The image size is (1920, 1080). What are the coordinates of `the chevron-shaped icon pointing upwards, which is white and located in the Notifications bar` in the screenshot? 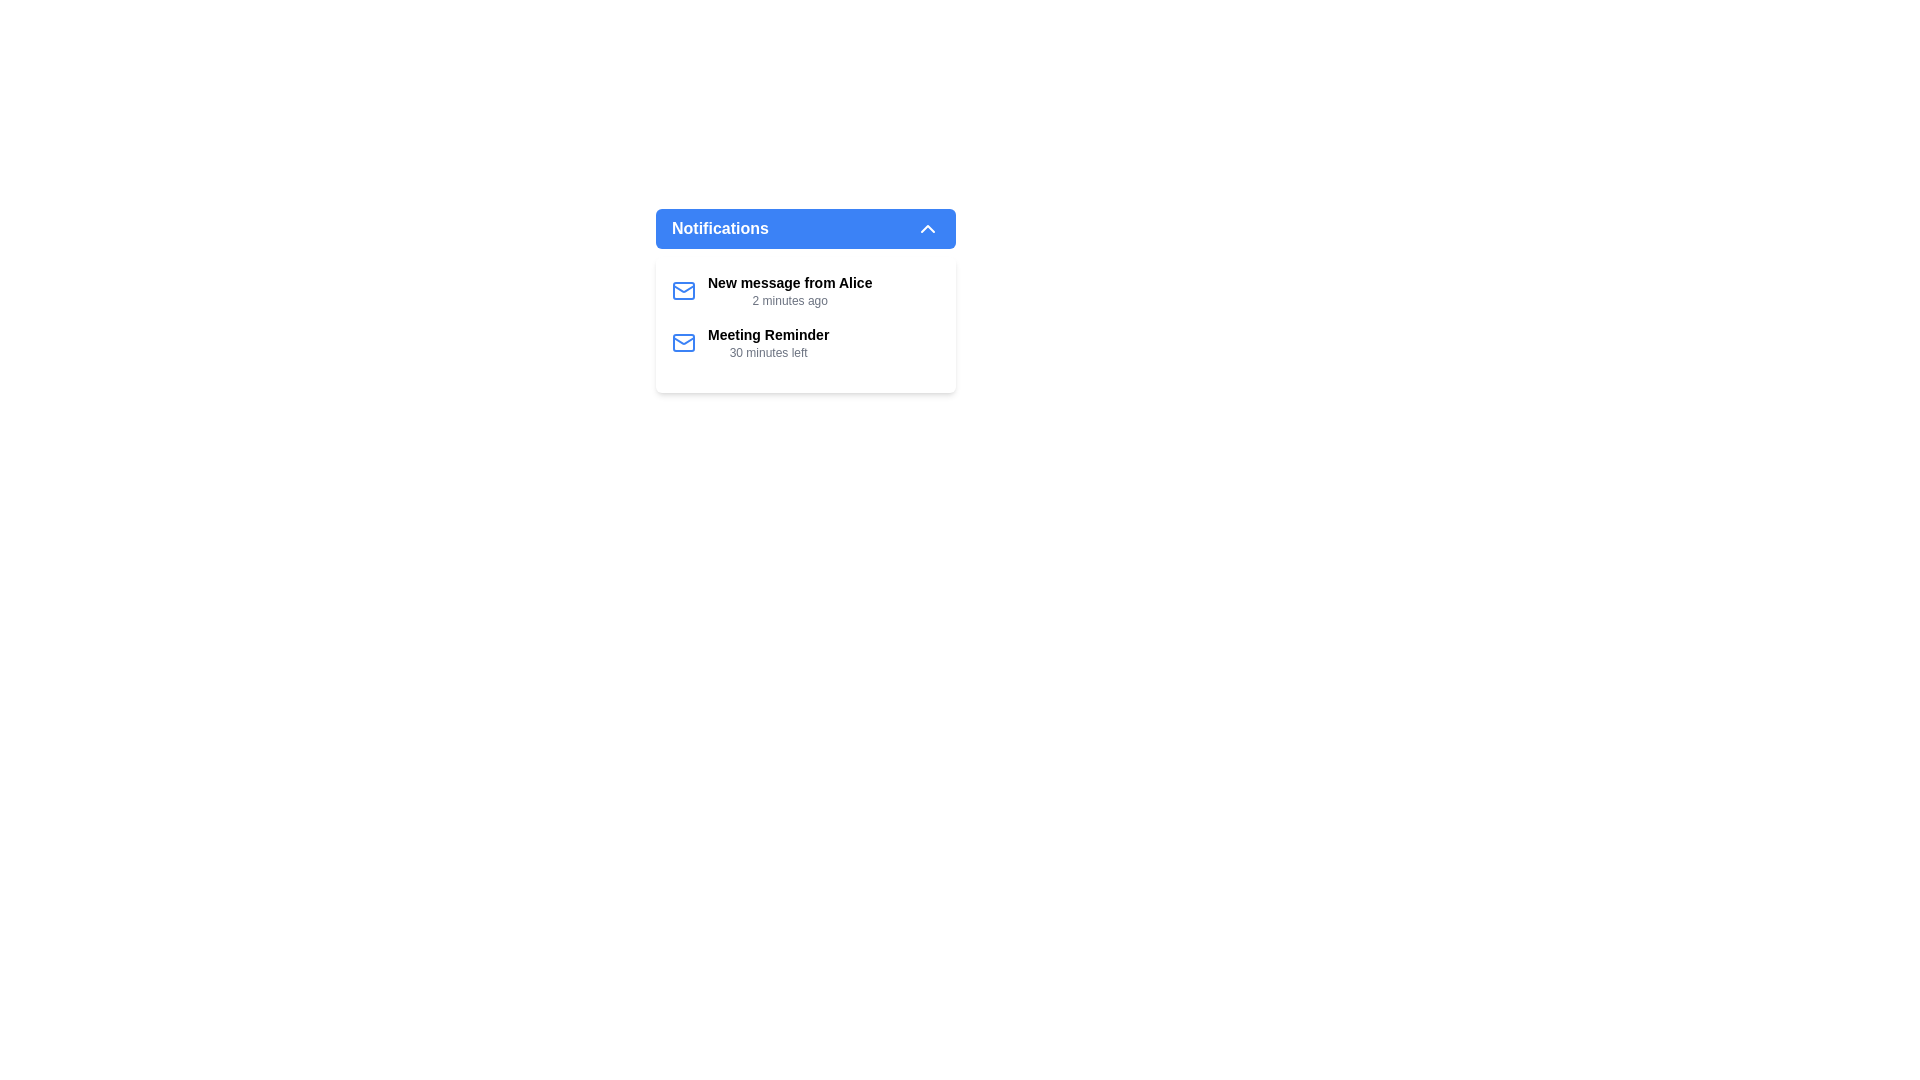 It's located at (926, 227).